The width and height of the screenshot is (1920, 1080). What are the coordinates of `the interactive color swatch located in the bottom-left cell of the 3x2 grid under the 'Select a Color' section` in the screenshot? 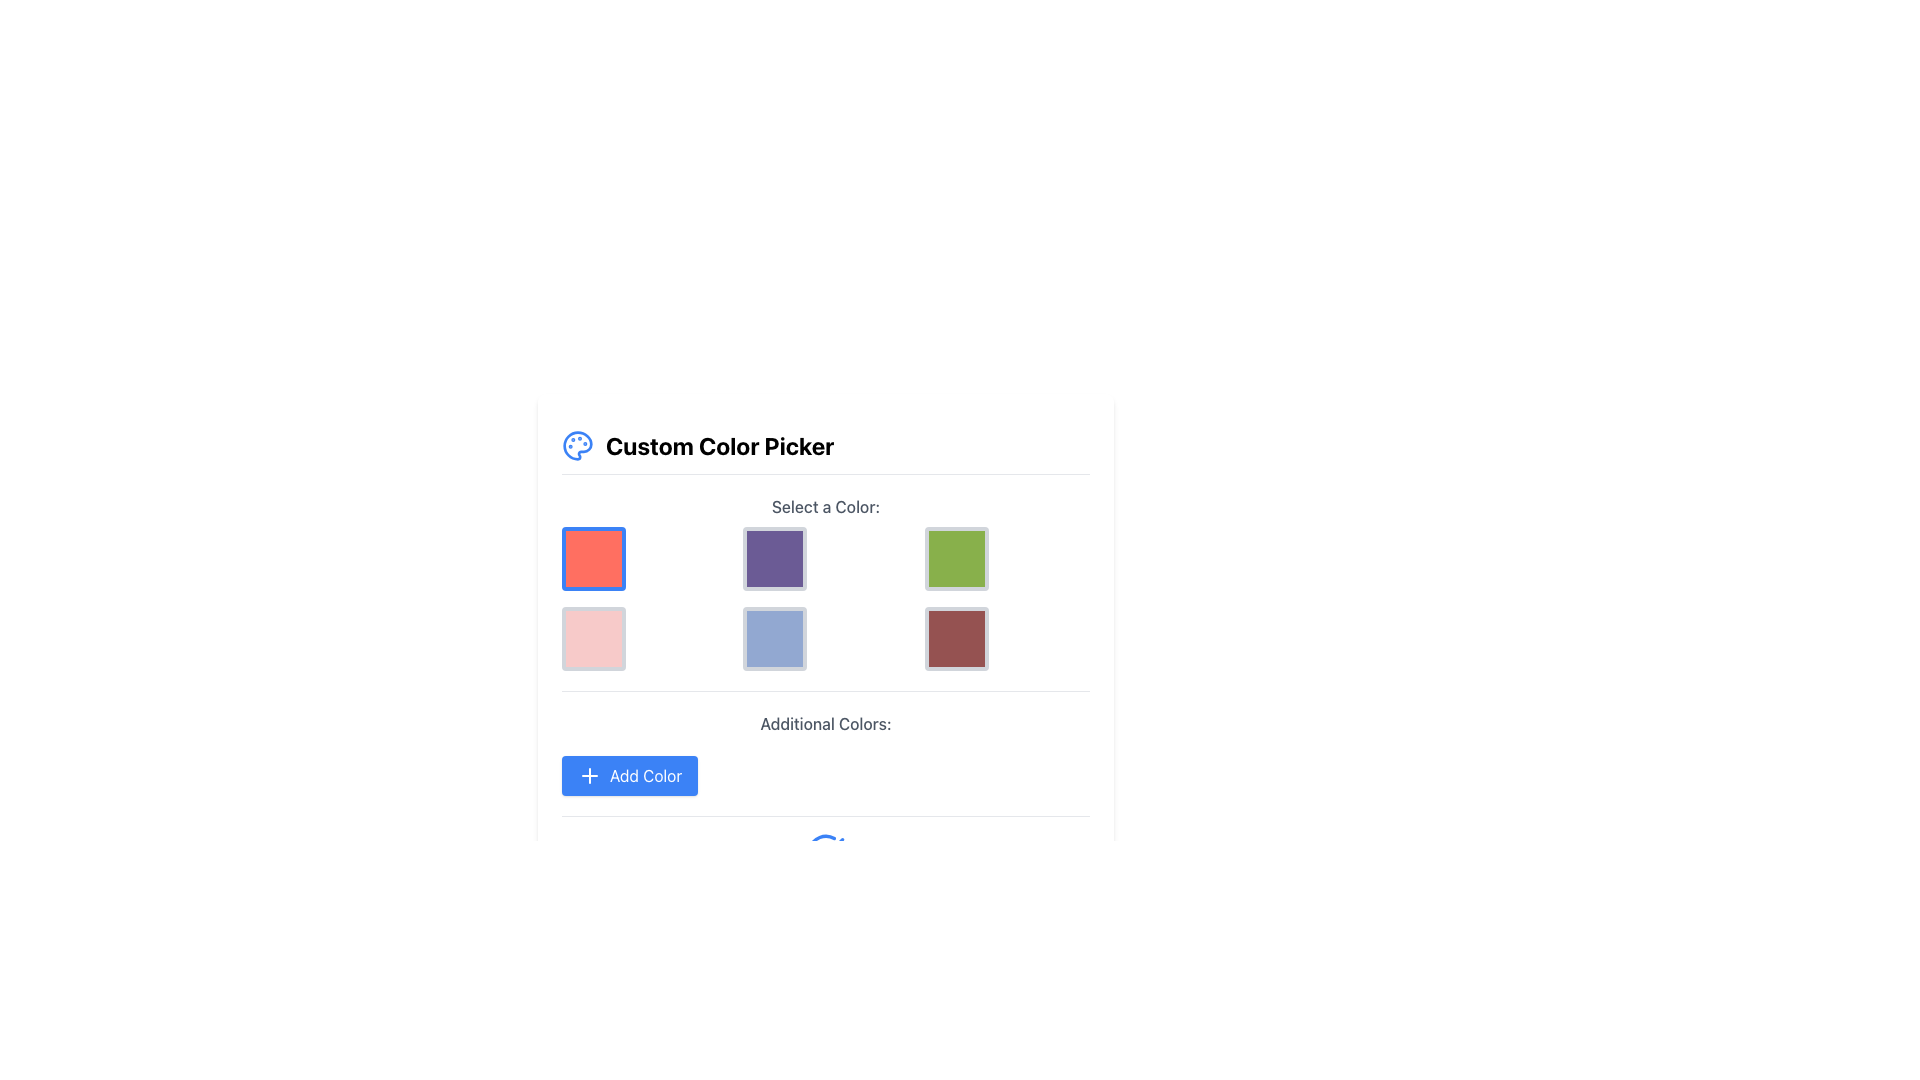 It's located at (593, 639).